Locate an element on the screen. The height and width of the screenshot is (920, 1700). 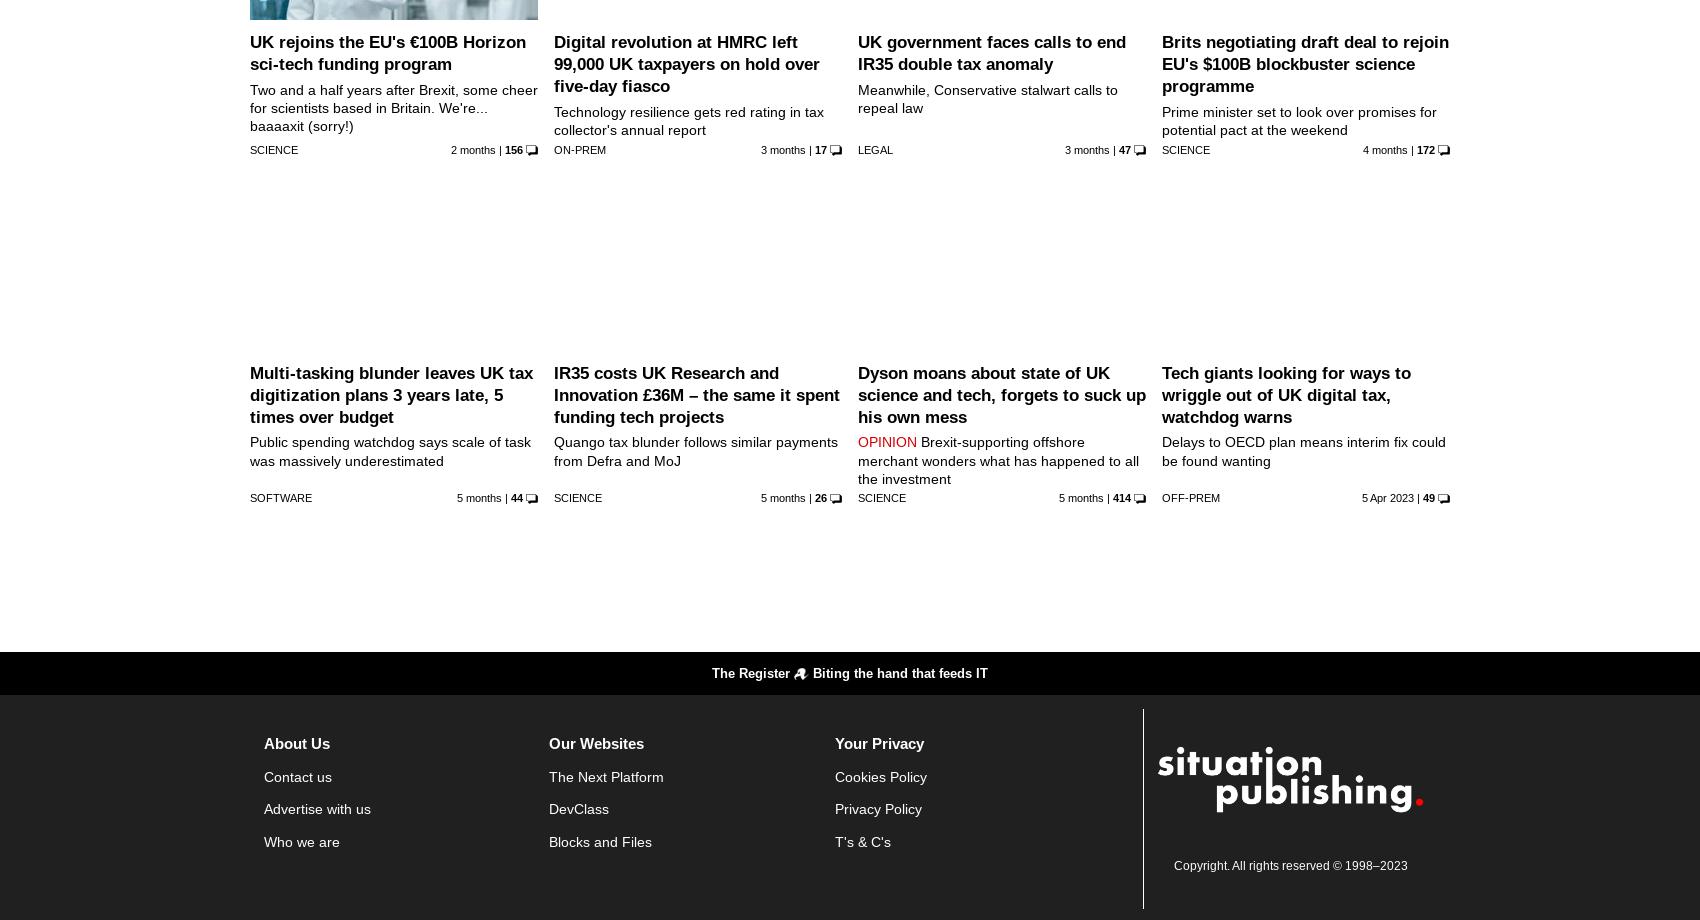
'T's & C's' is located at coordinates (862, 839).